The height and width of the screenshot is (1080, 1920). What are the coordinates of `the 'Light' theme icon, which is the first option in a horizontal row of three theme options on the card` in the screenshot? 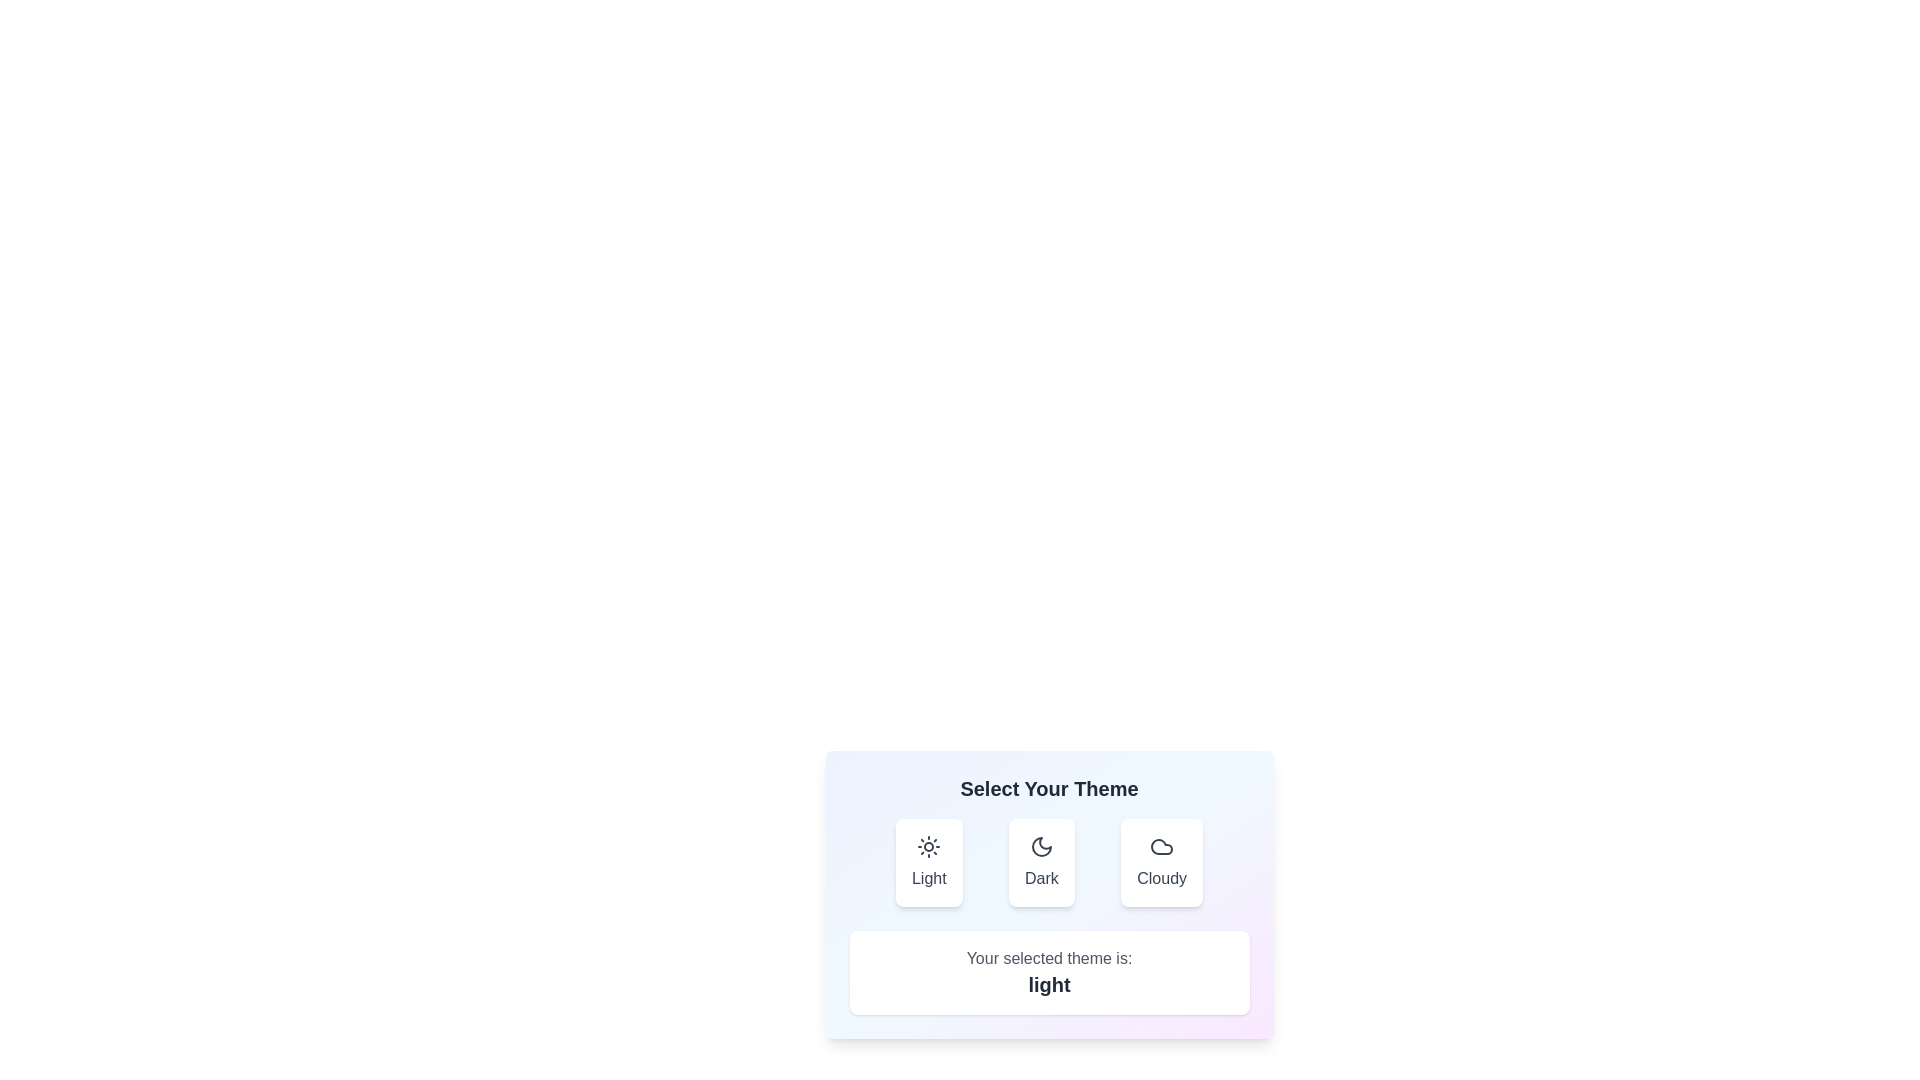 It's located at (928, 847).